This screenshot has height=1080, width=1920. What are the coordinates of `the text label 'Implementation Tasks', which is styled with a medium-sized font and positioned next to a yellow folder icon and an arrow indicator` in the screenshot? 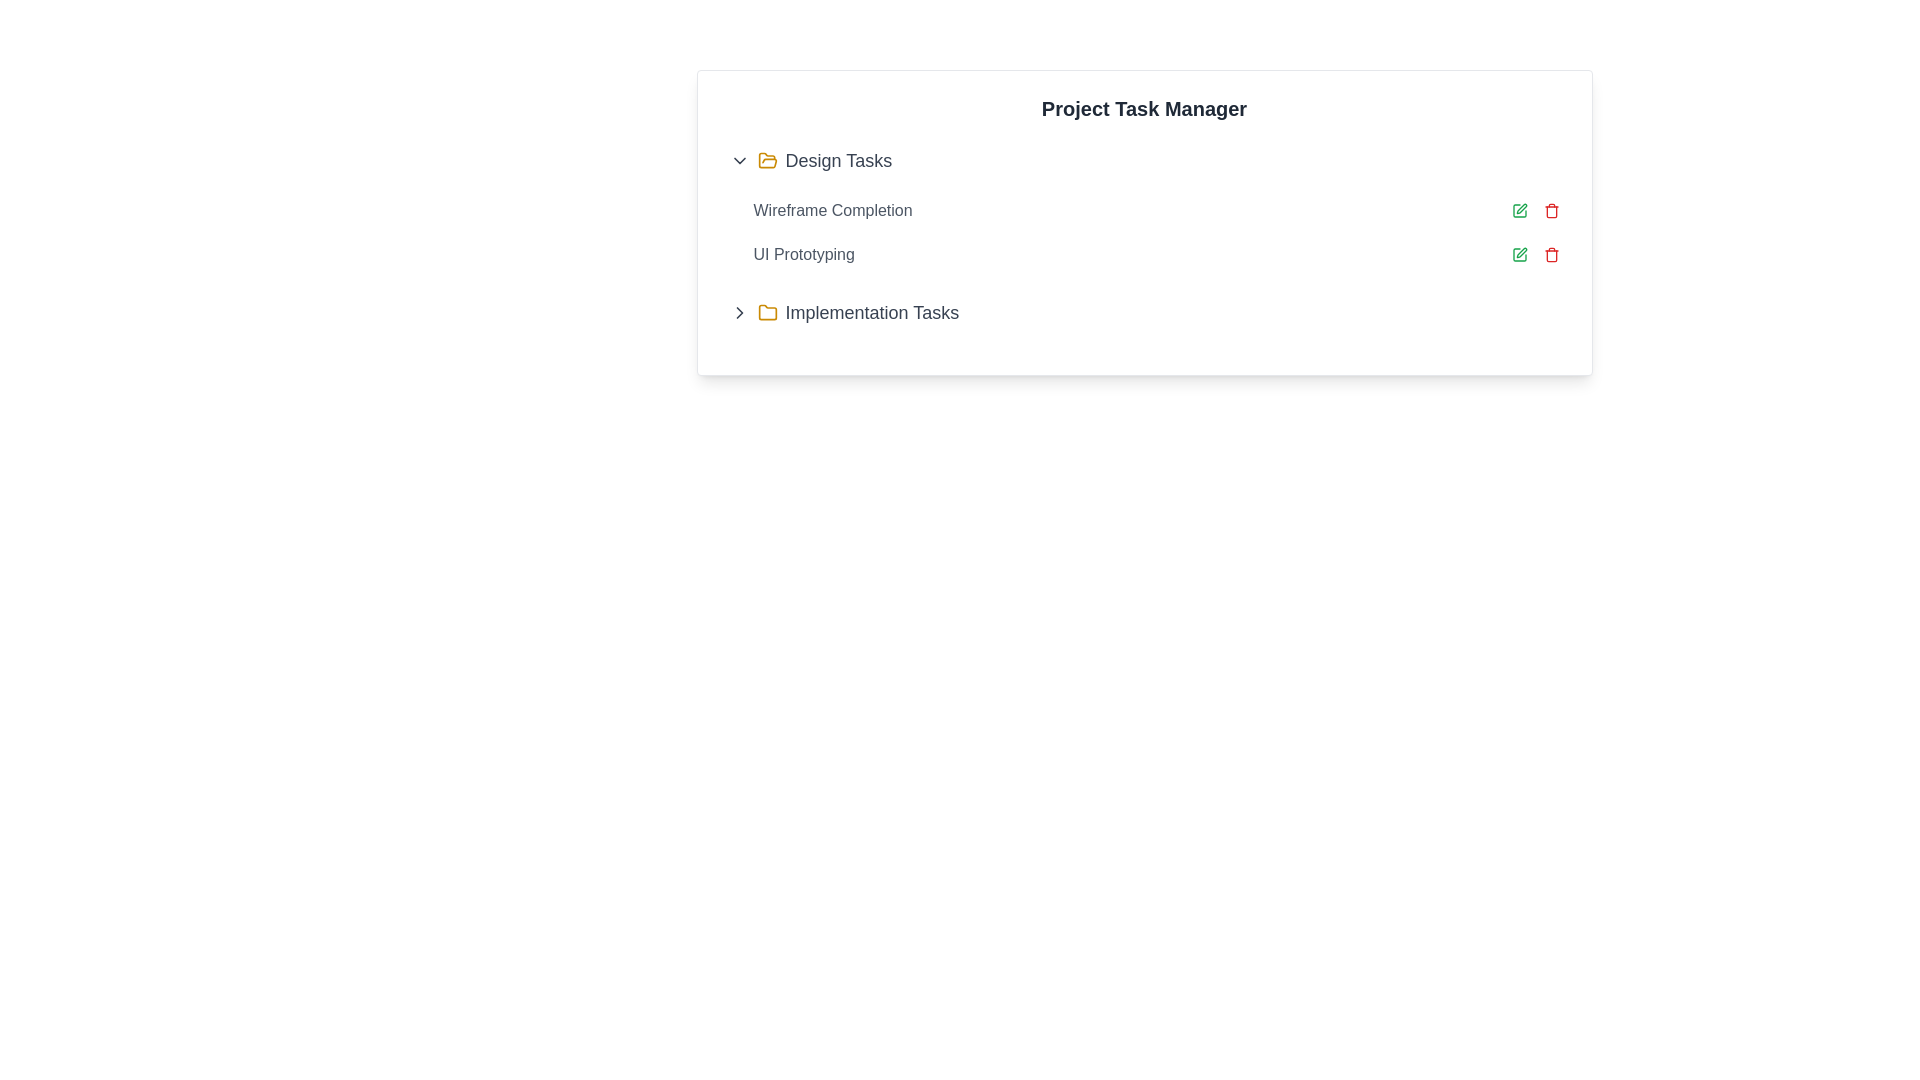 It's located at (872, 312).